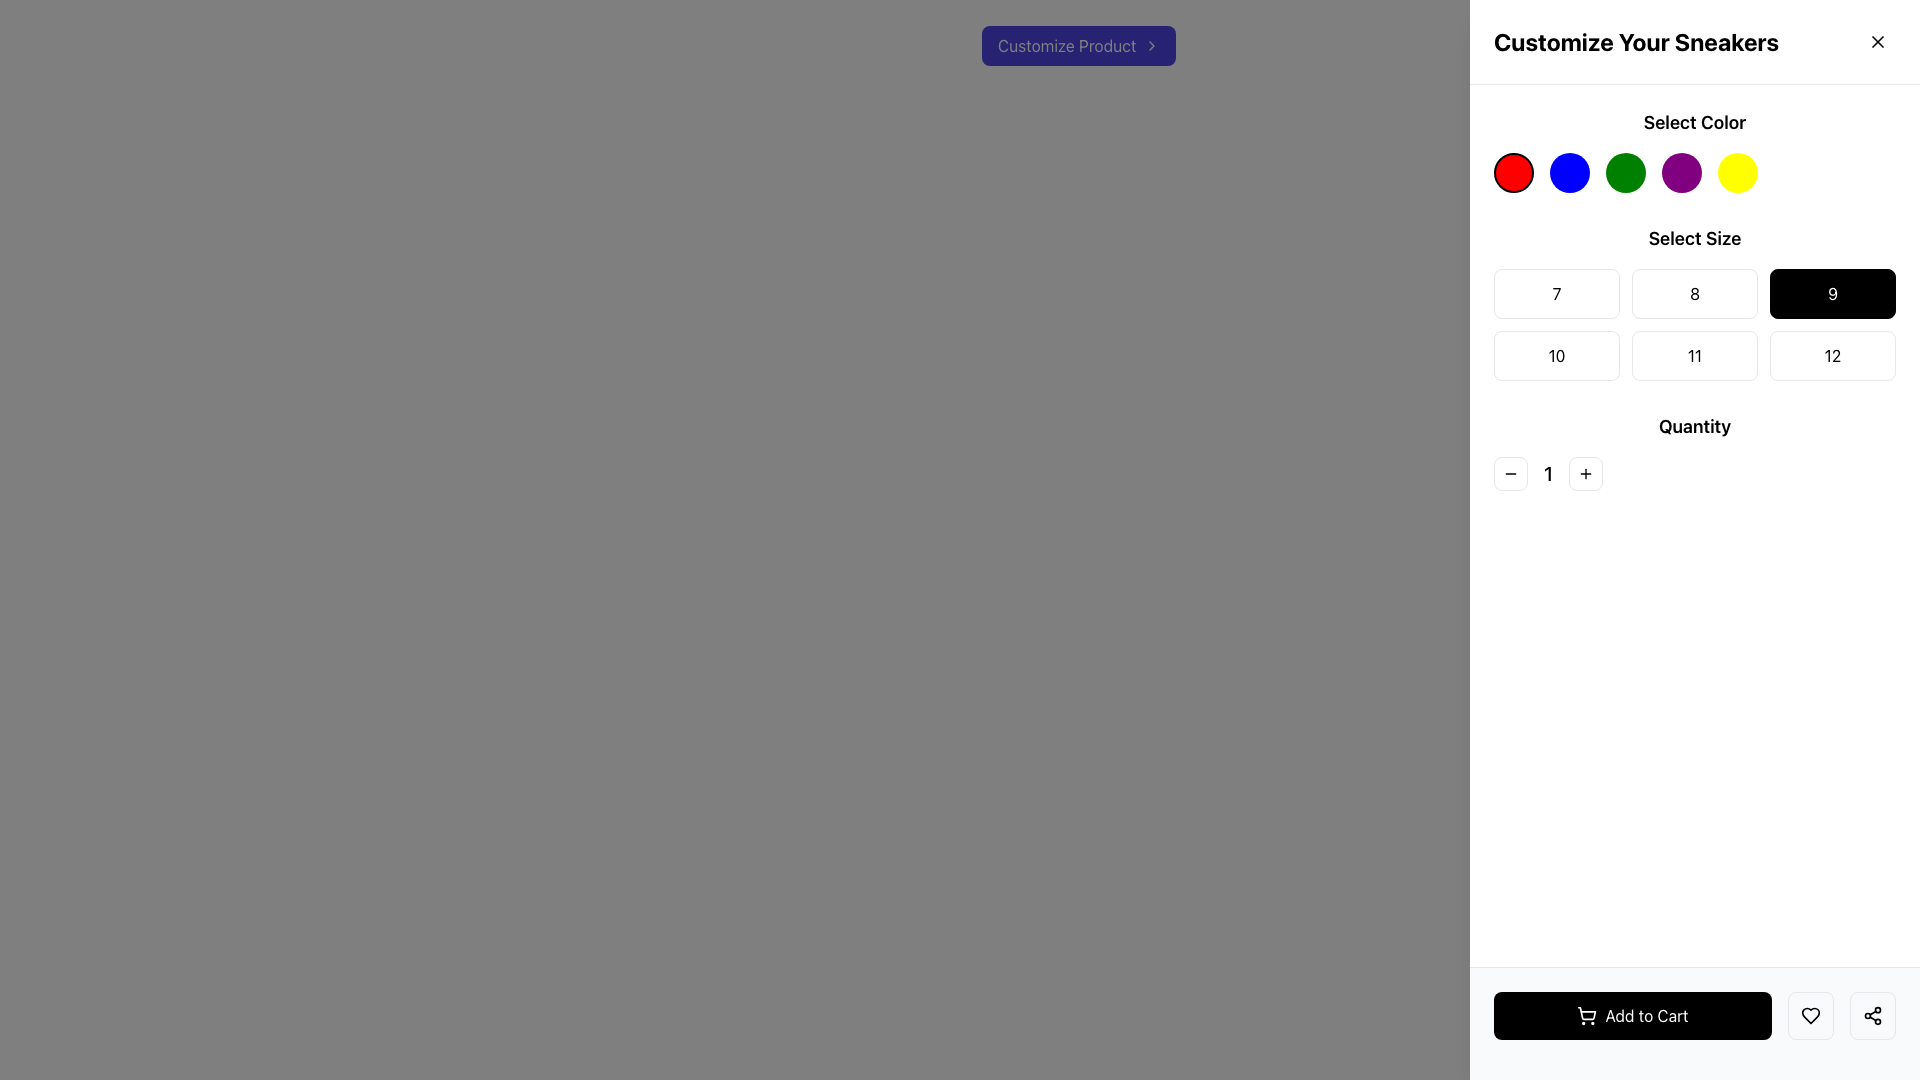 This screenshot has width=1920, height=1080. What do you see at coordinates (1632, 1015) in the screenshot?
I see `the black 'Add to Cart' button with rounded corners and a shopping cart icon` at bounding box center [1632, 1015].